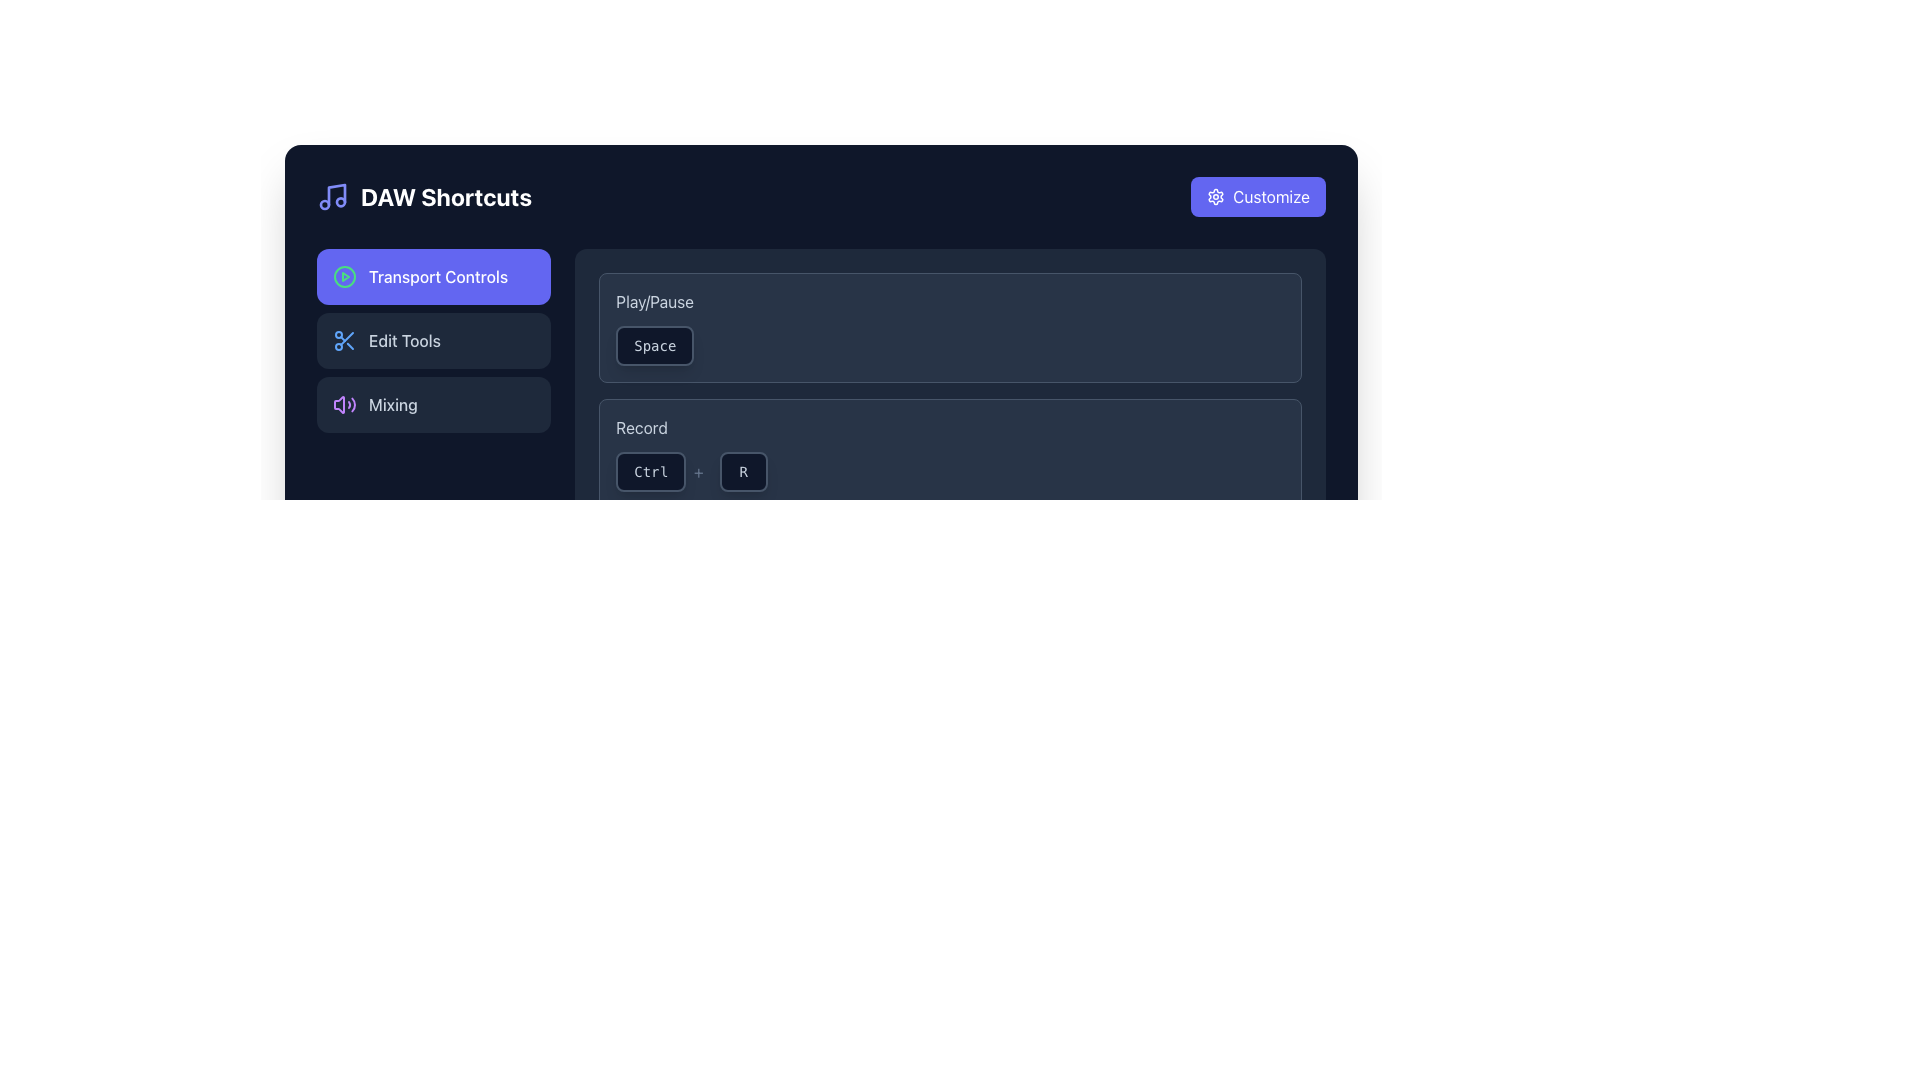 The image size is (1920, 1080). I want to click on the 'Edit Tools' button, which is a rectangular button labeled with gray text and a blue scissors icon, located below the 'Transport Controls' button and above the 'Mixing' button, so click(433, 339).